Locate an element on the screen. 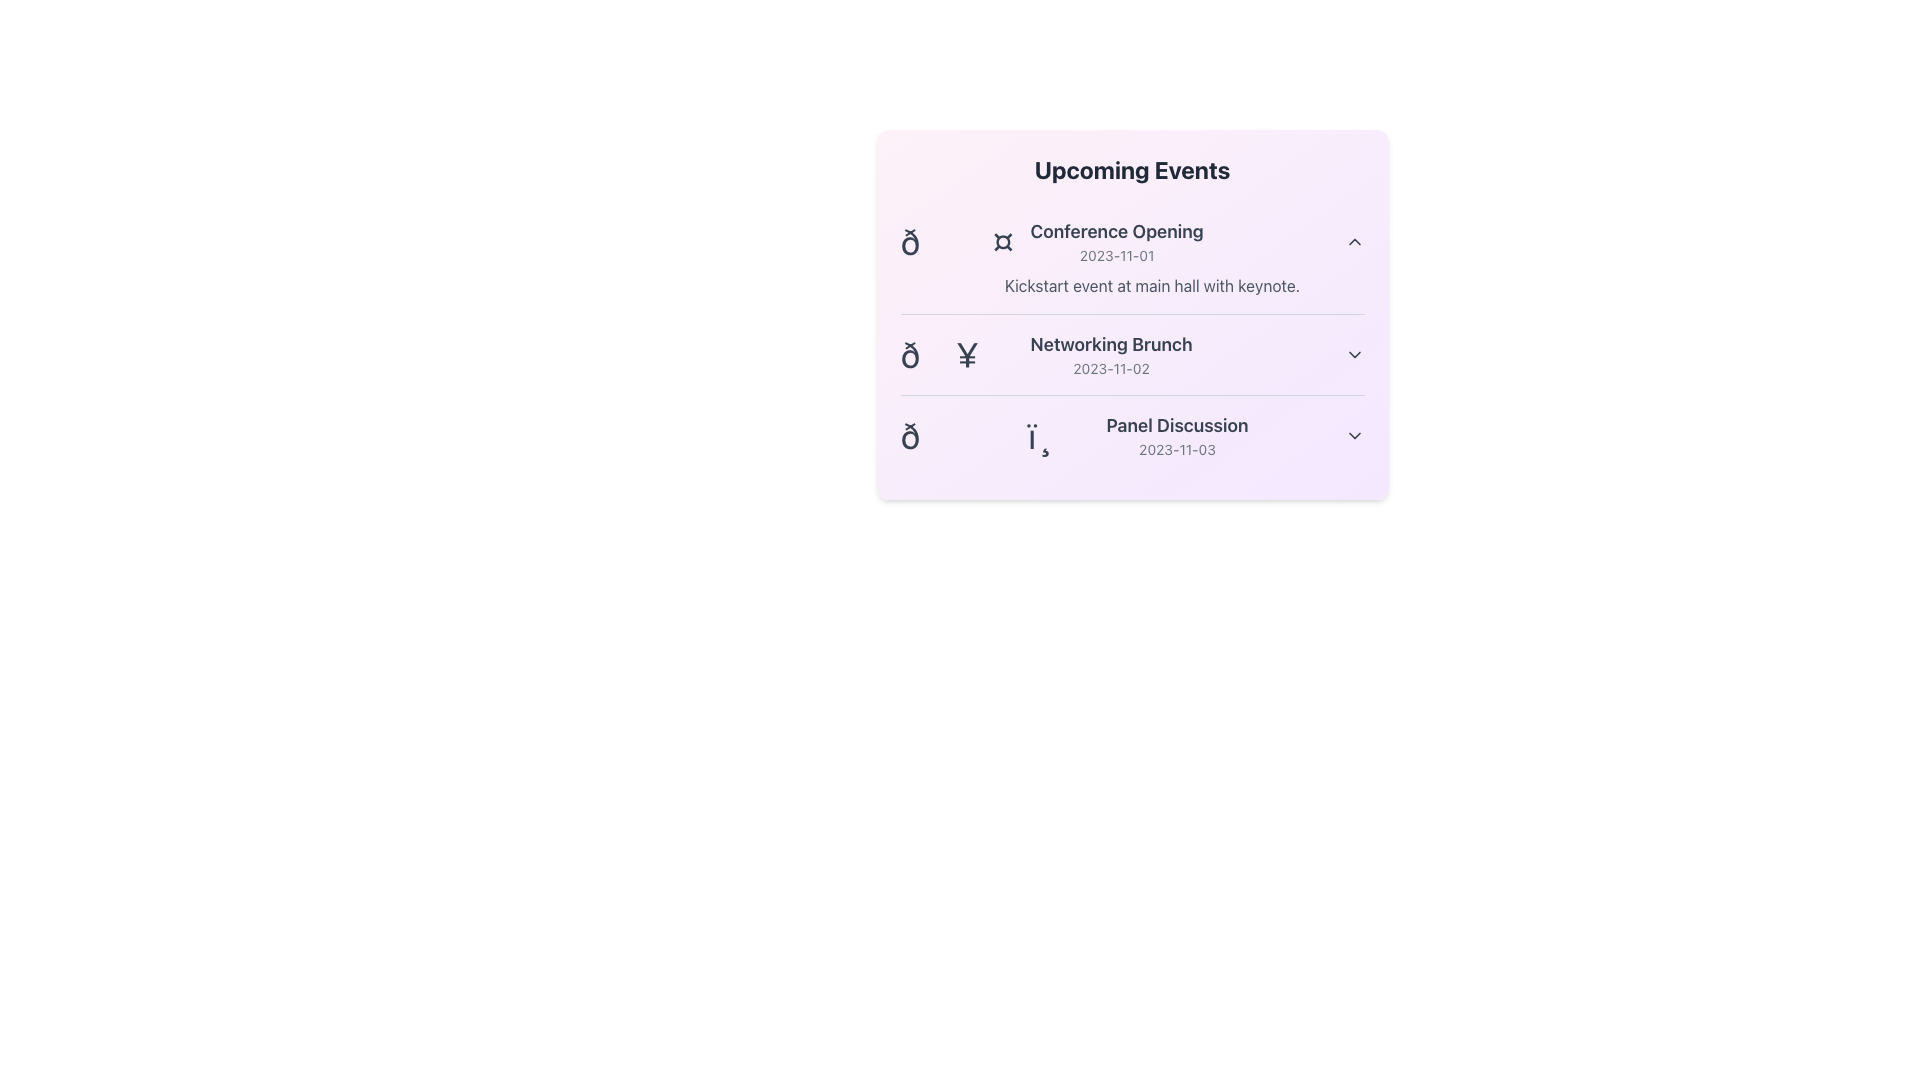  date information from the text element located beneath the title 'Panel Discussion' in the event details is located at coordinates (1177, 450).